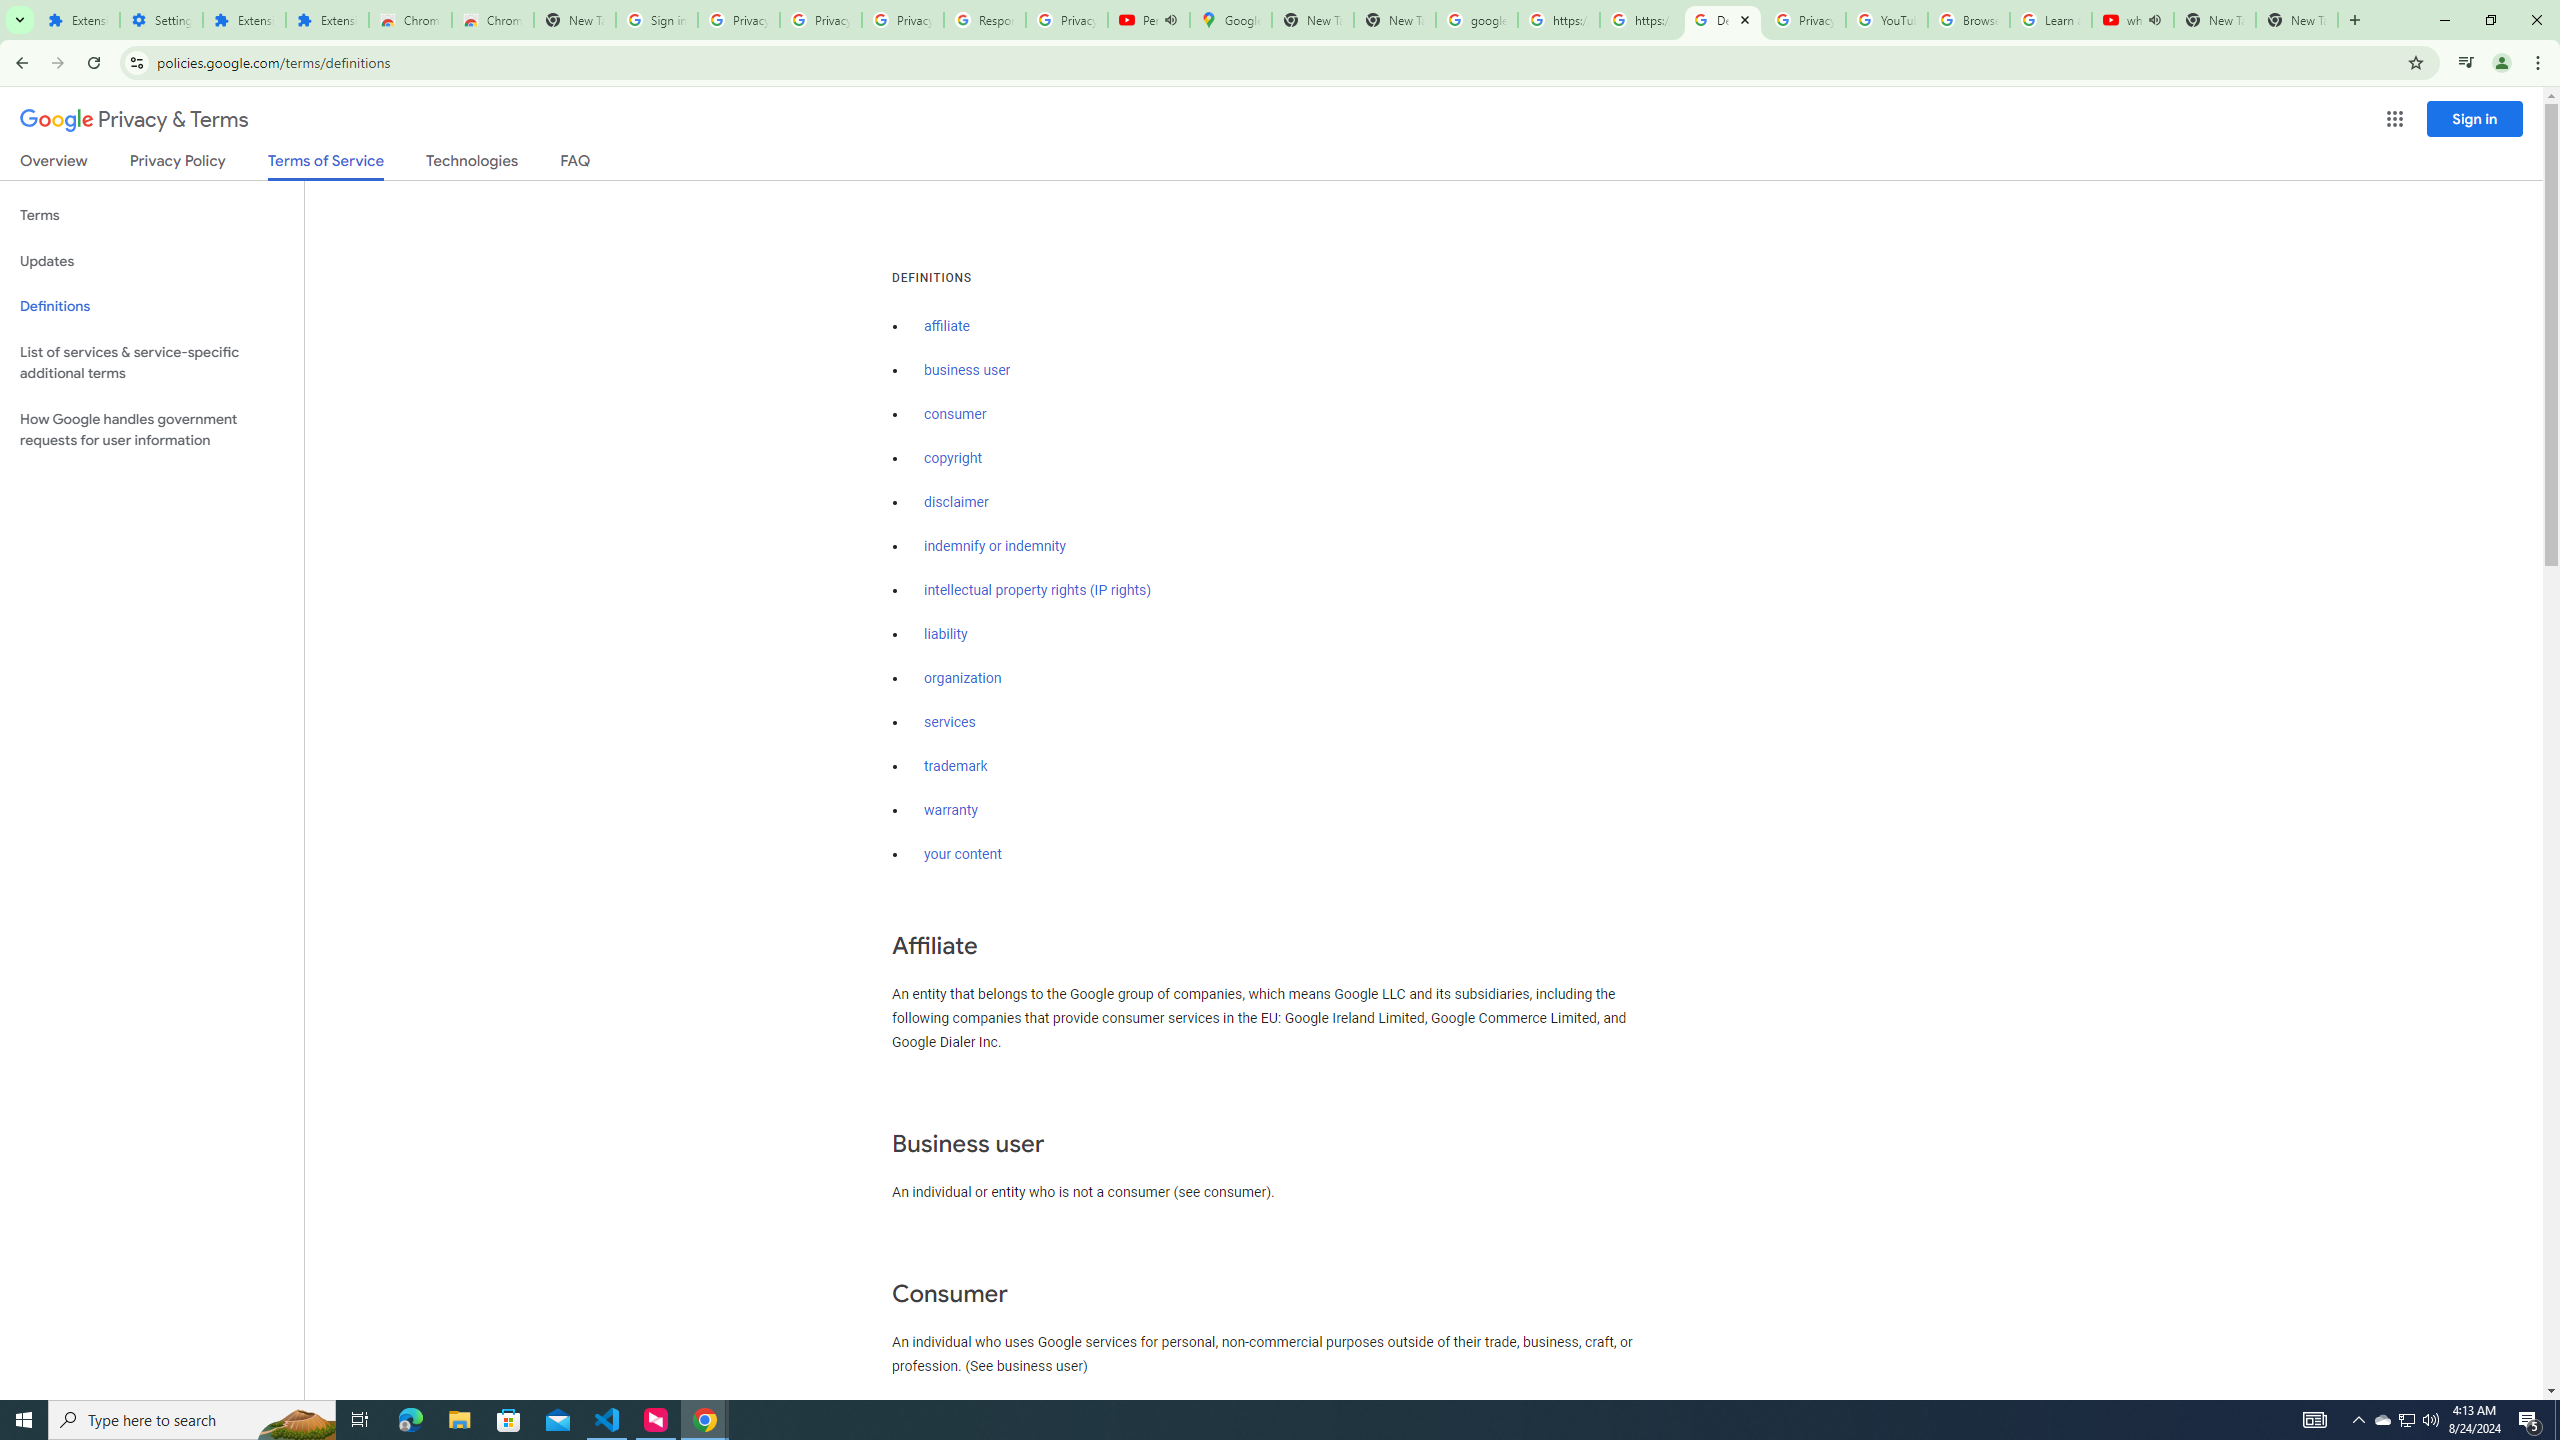  Describe the element at coordinates (994, 547) in the screenshot. I see `'indemnify or indemnity'` at that location.